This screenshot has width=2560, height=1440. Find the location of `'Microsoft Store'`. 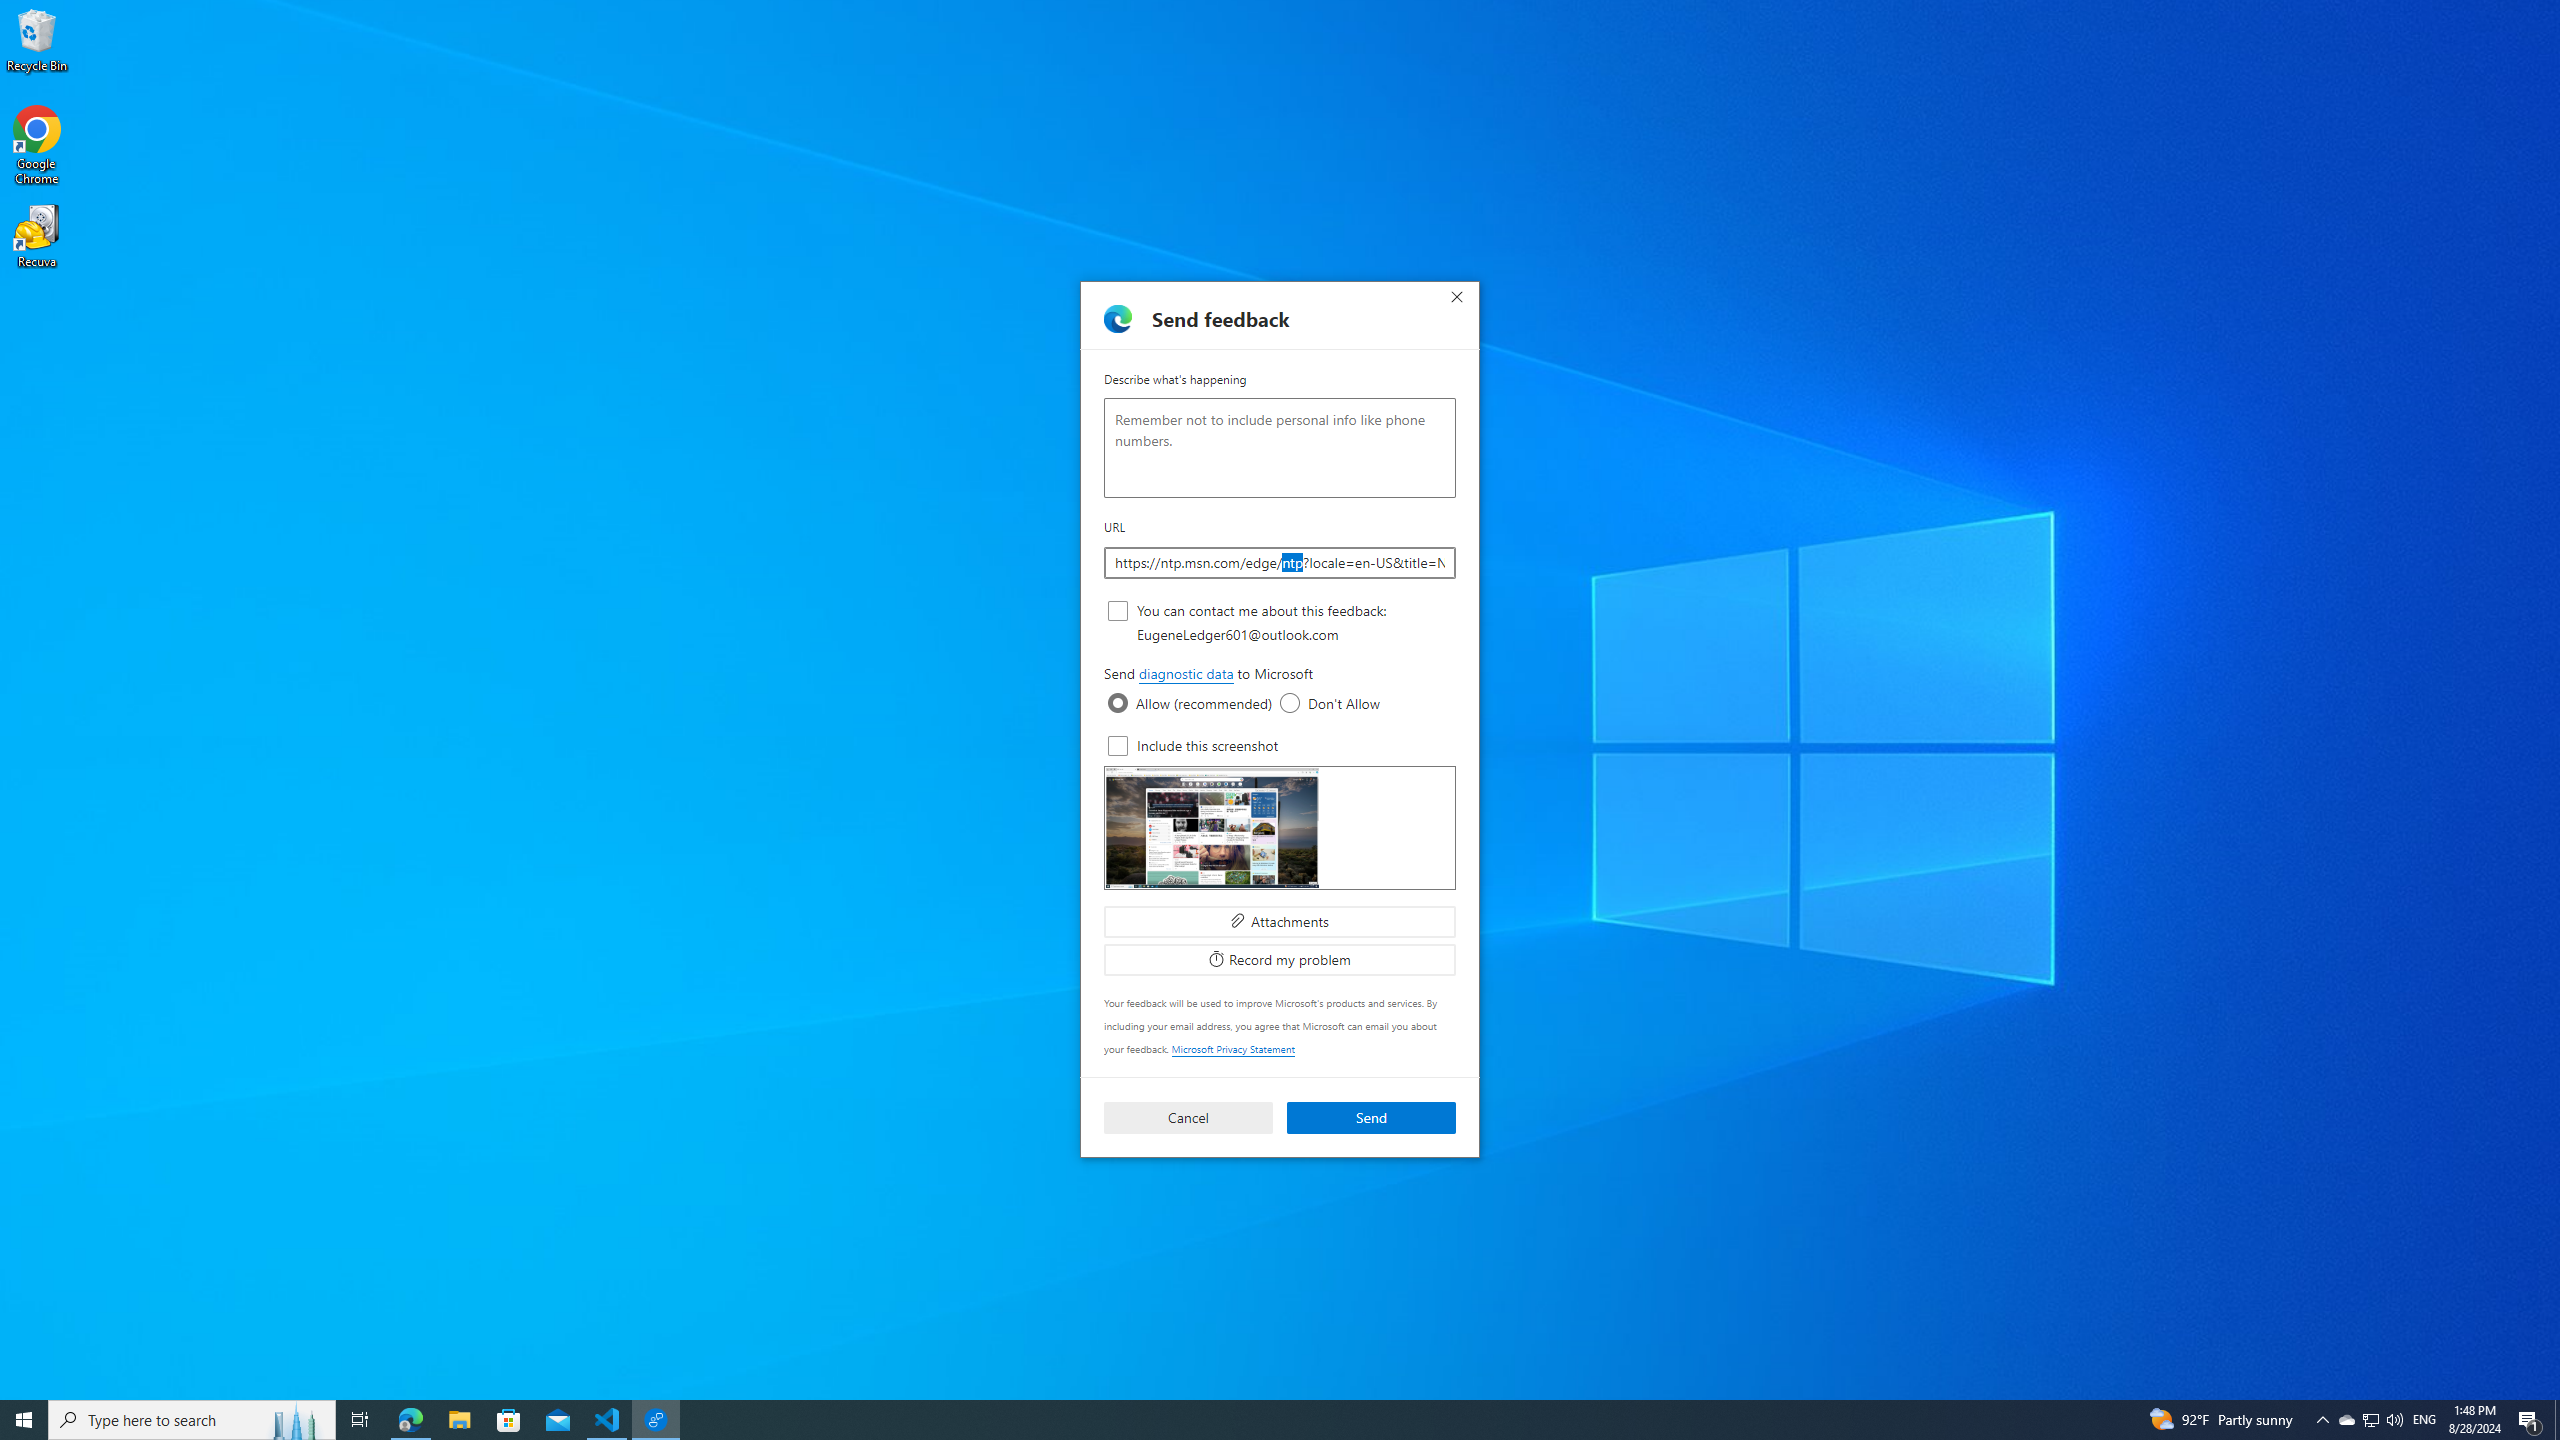

'Microsoft Store' is located at coordinates (509, 1418).